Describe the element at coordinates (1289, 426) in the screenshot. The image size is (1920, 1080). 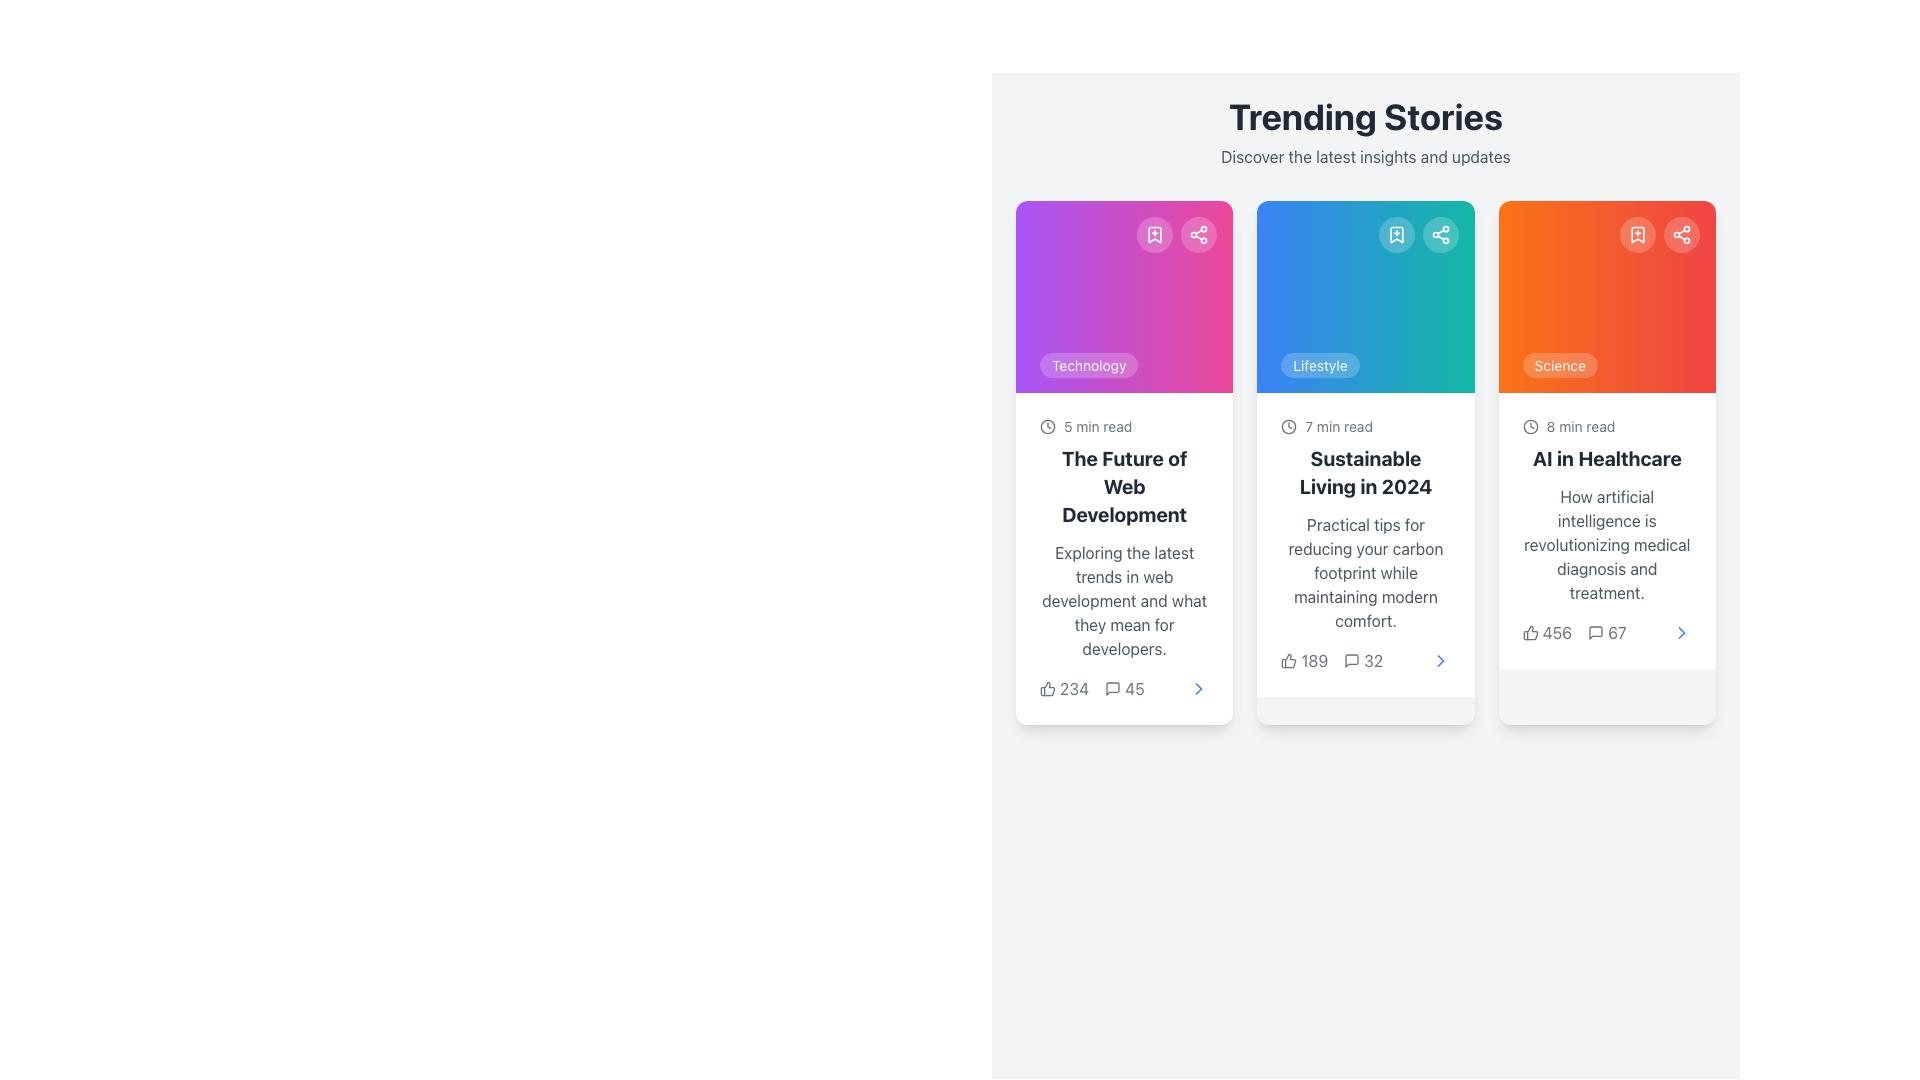
I see `the clock icon located to the immediate left of the text '7 min read' in the middle card titled 'Sustainable Living in 2024' for potential interaction` at that location.